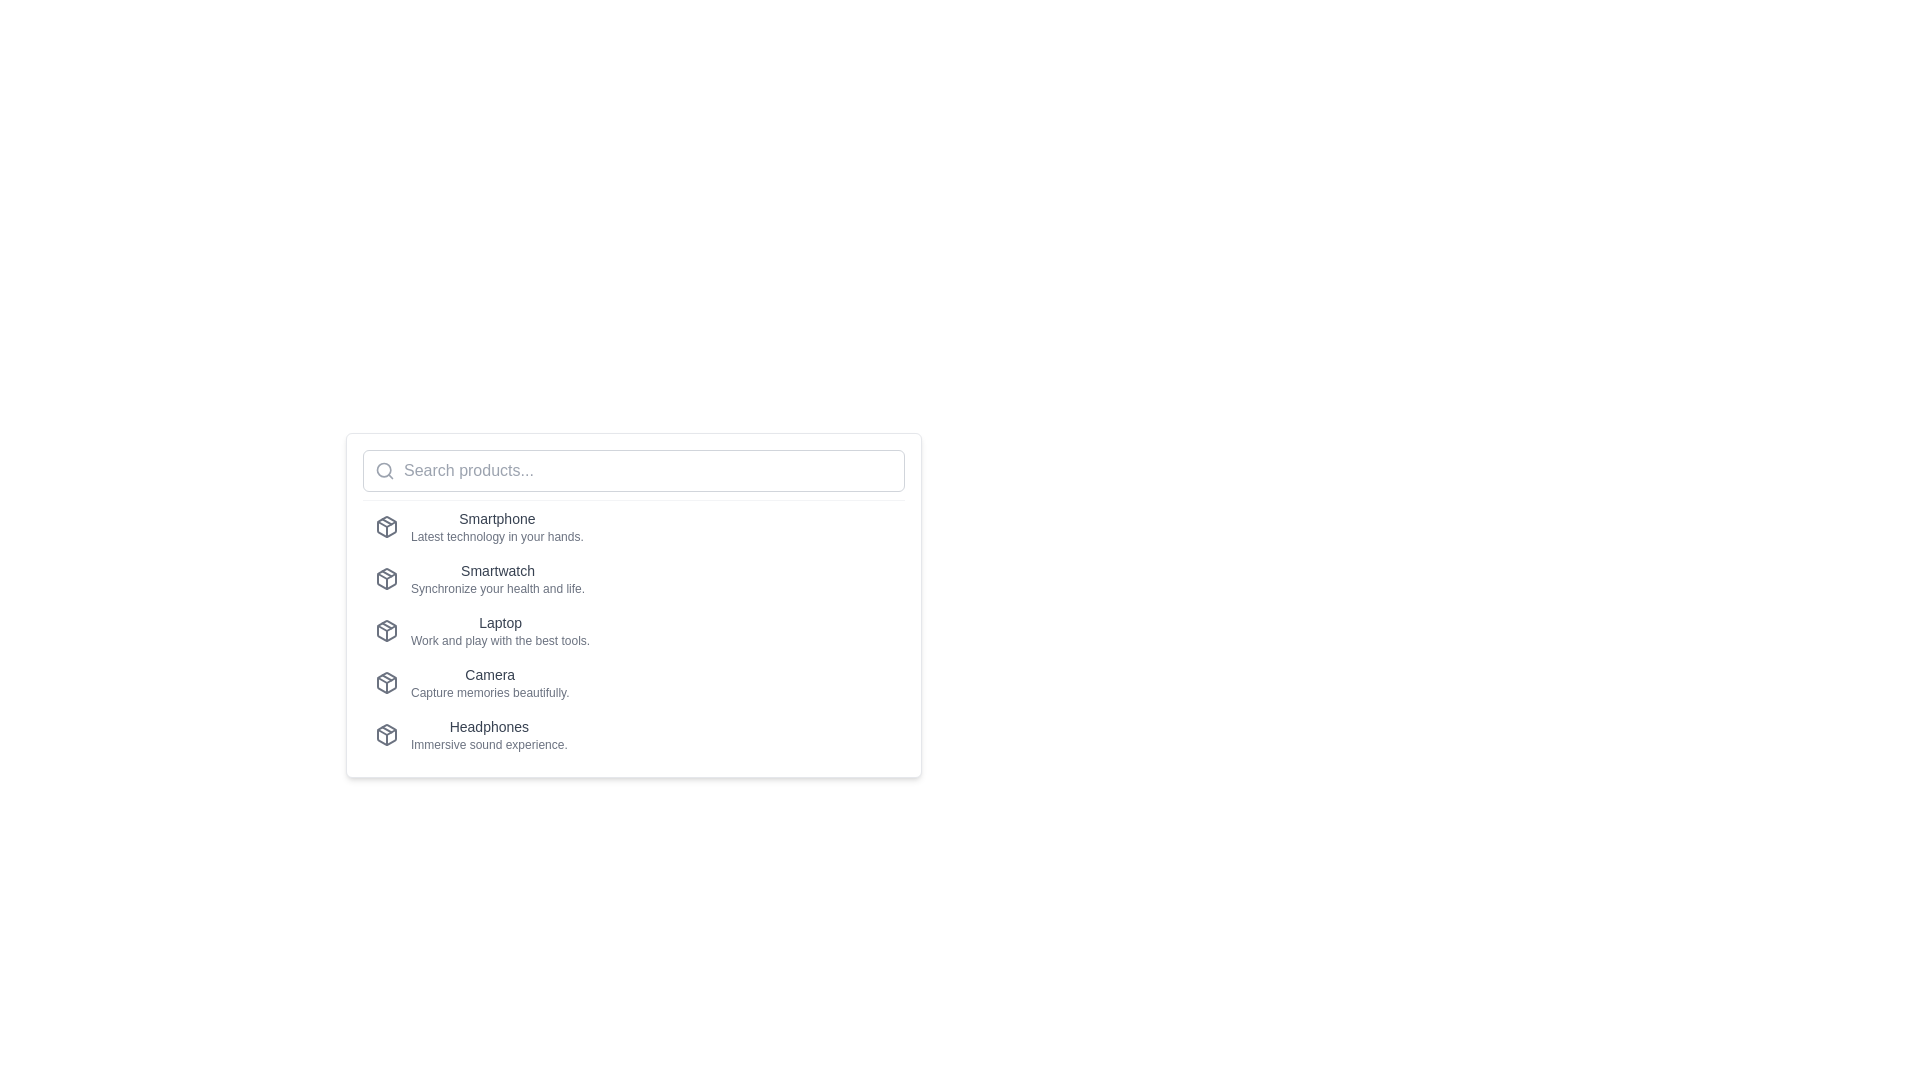 The height and width of the screenshot is (1080, 1920). Describe the element at coordinates (387, 526) in the screenshot. I see `the 'Smartphone' icon, which is the first icon in the vertically arranged list of menu options` at that location.